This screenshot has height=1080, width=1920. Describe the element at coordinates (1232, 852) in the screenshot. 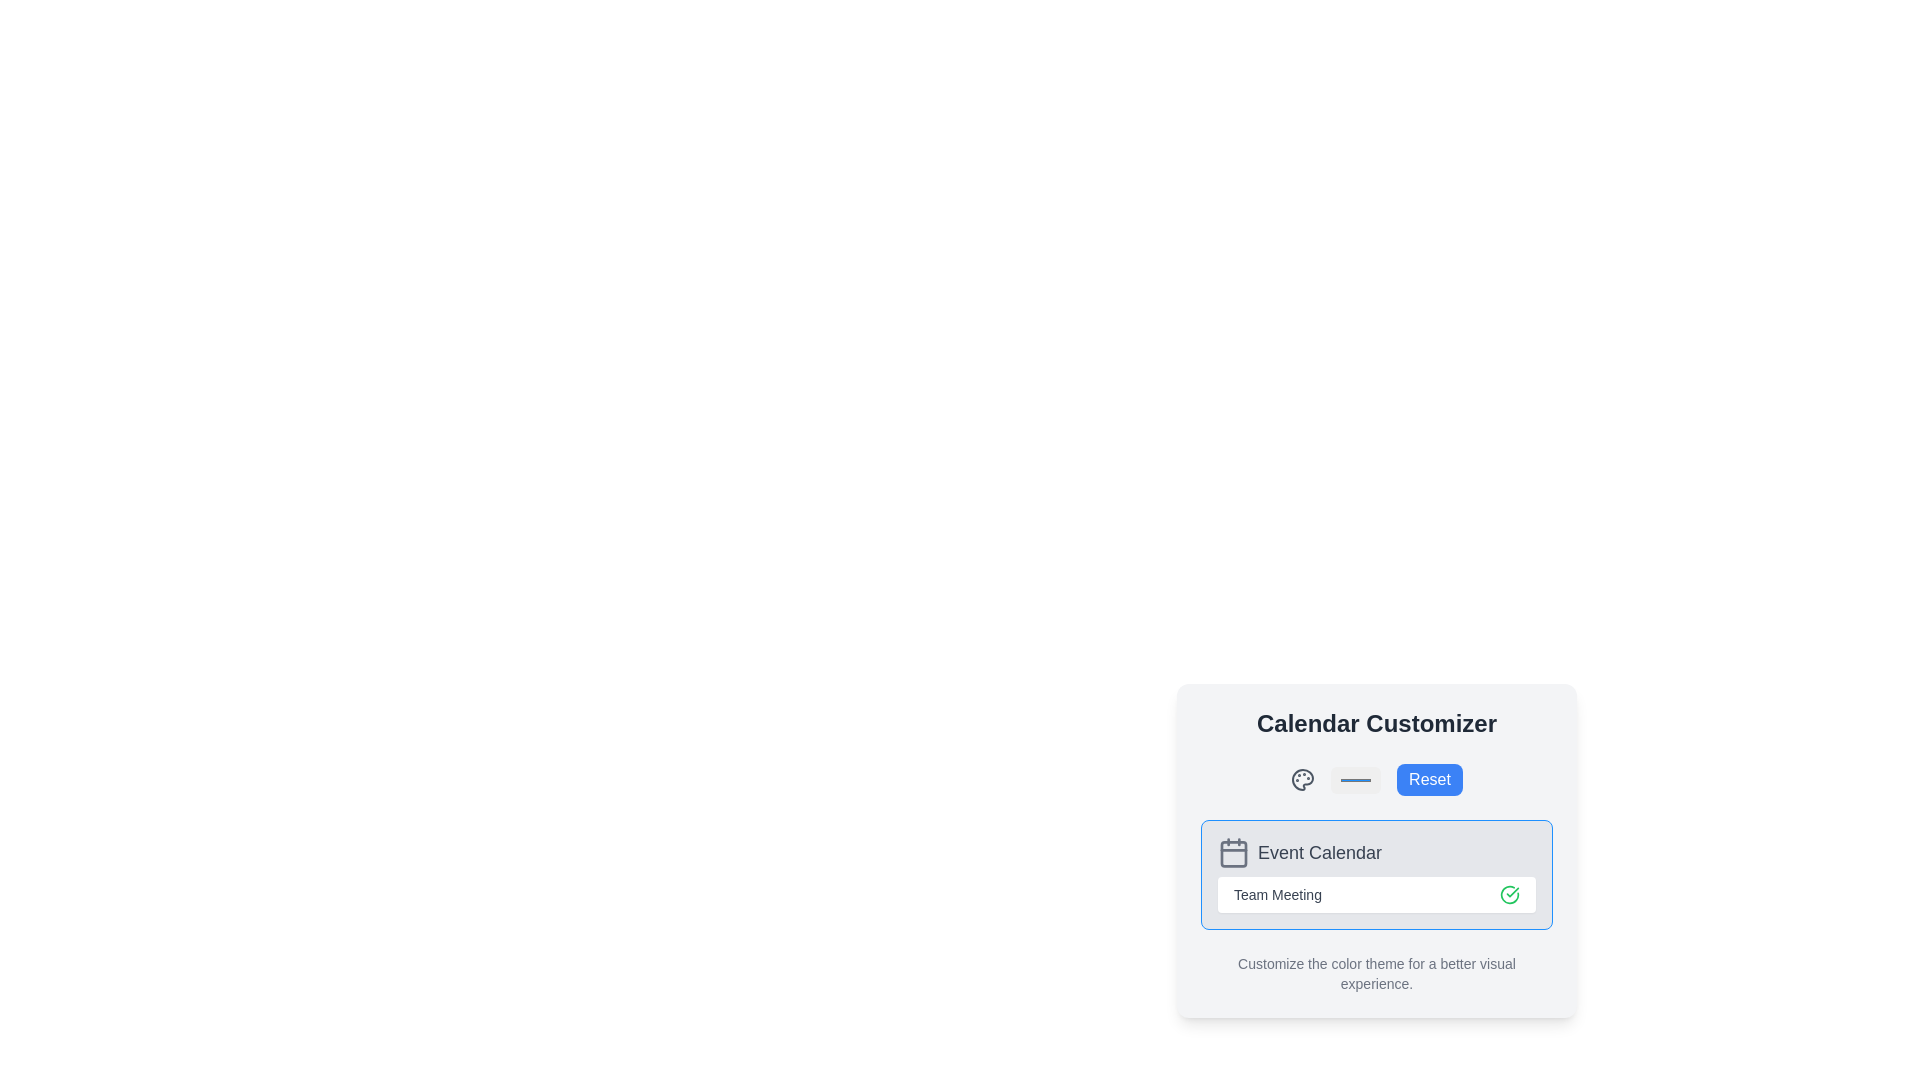

I see `the gray calendar icon that is styled as inactive, positioned to the left of the 'Event Calendar' text in the 'Calendar Customizer' section` at that location.